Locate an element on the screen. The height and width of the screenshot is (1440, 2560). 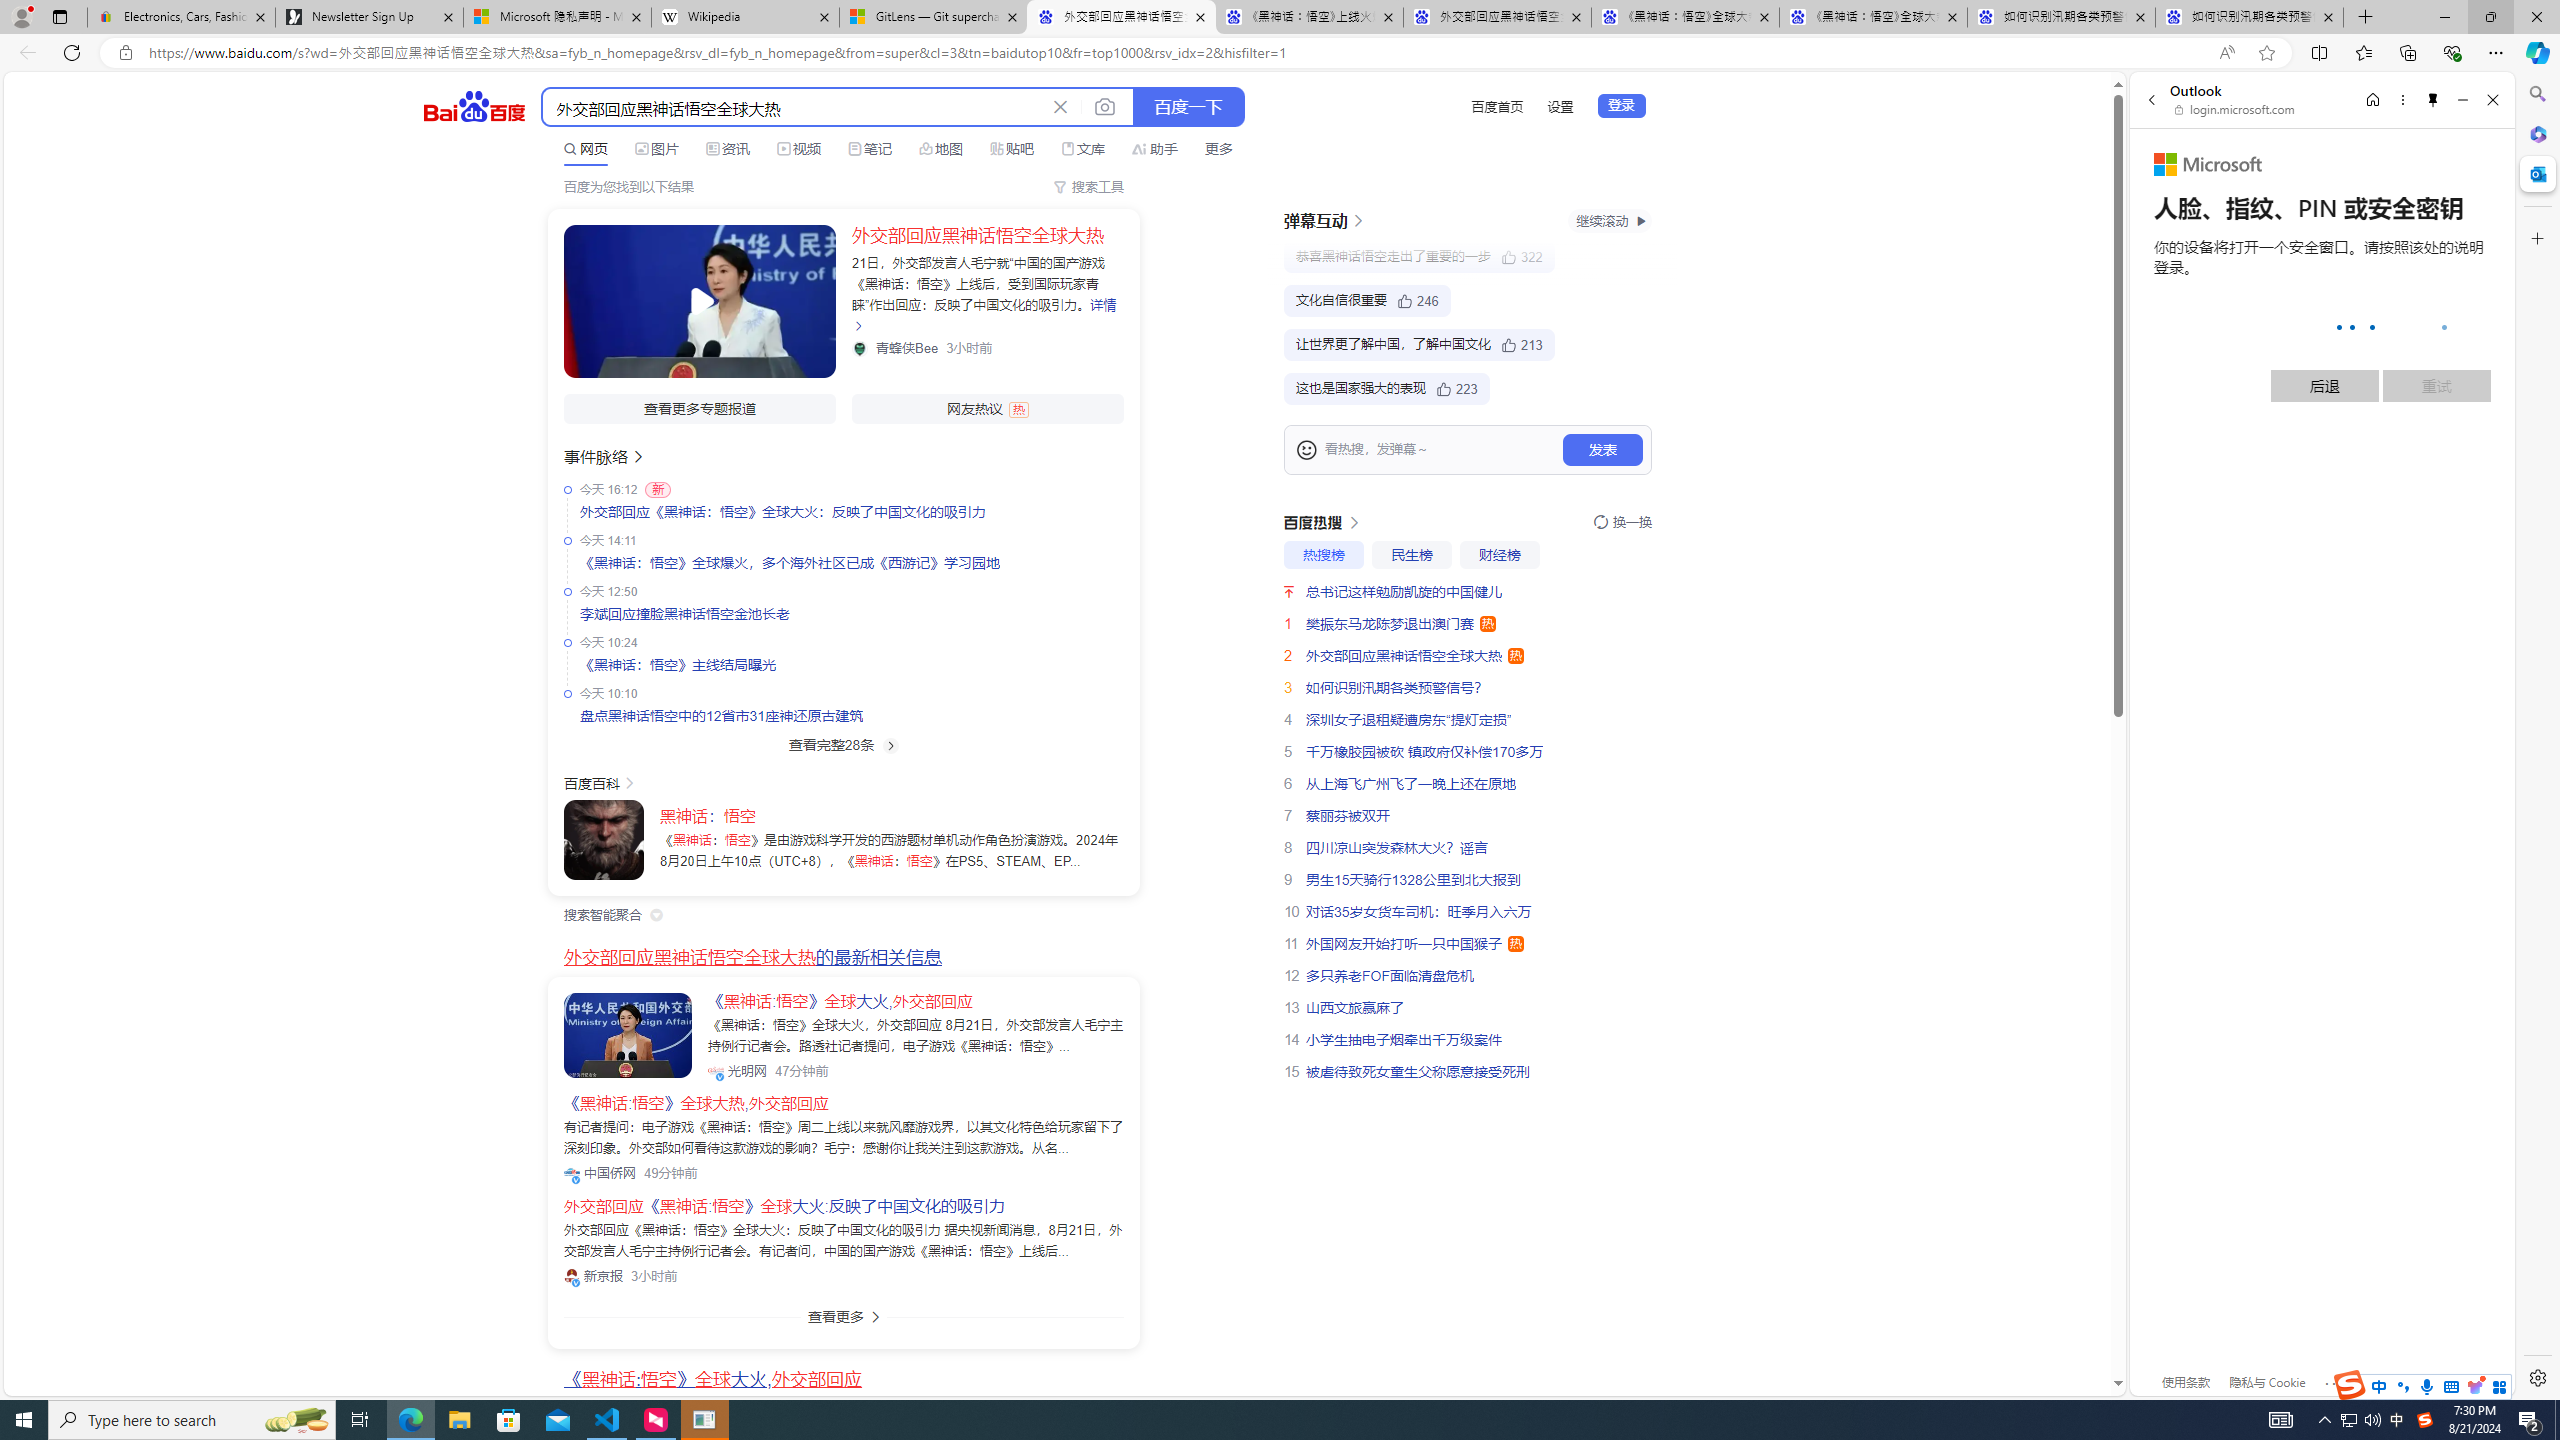
'AutomationID: kw' is located at coordinates (794, 107).